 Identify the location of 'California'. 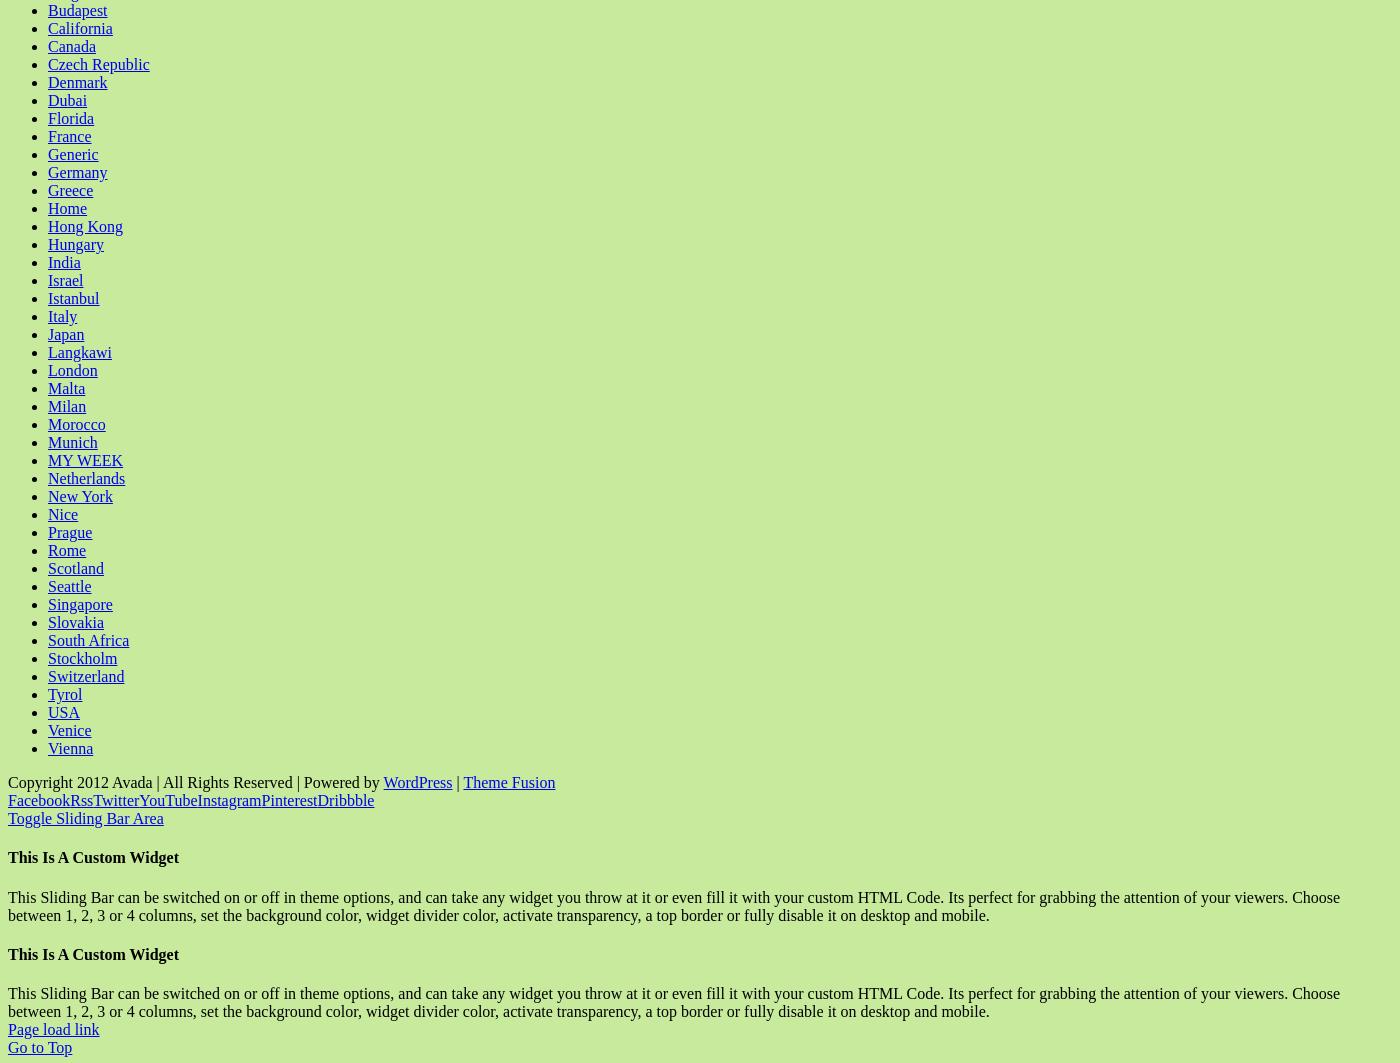
(79, 28).